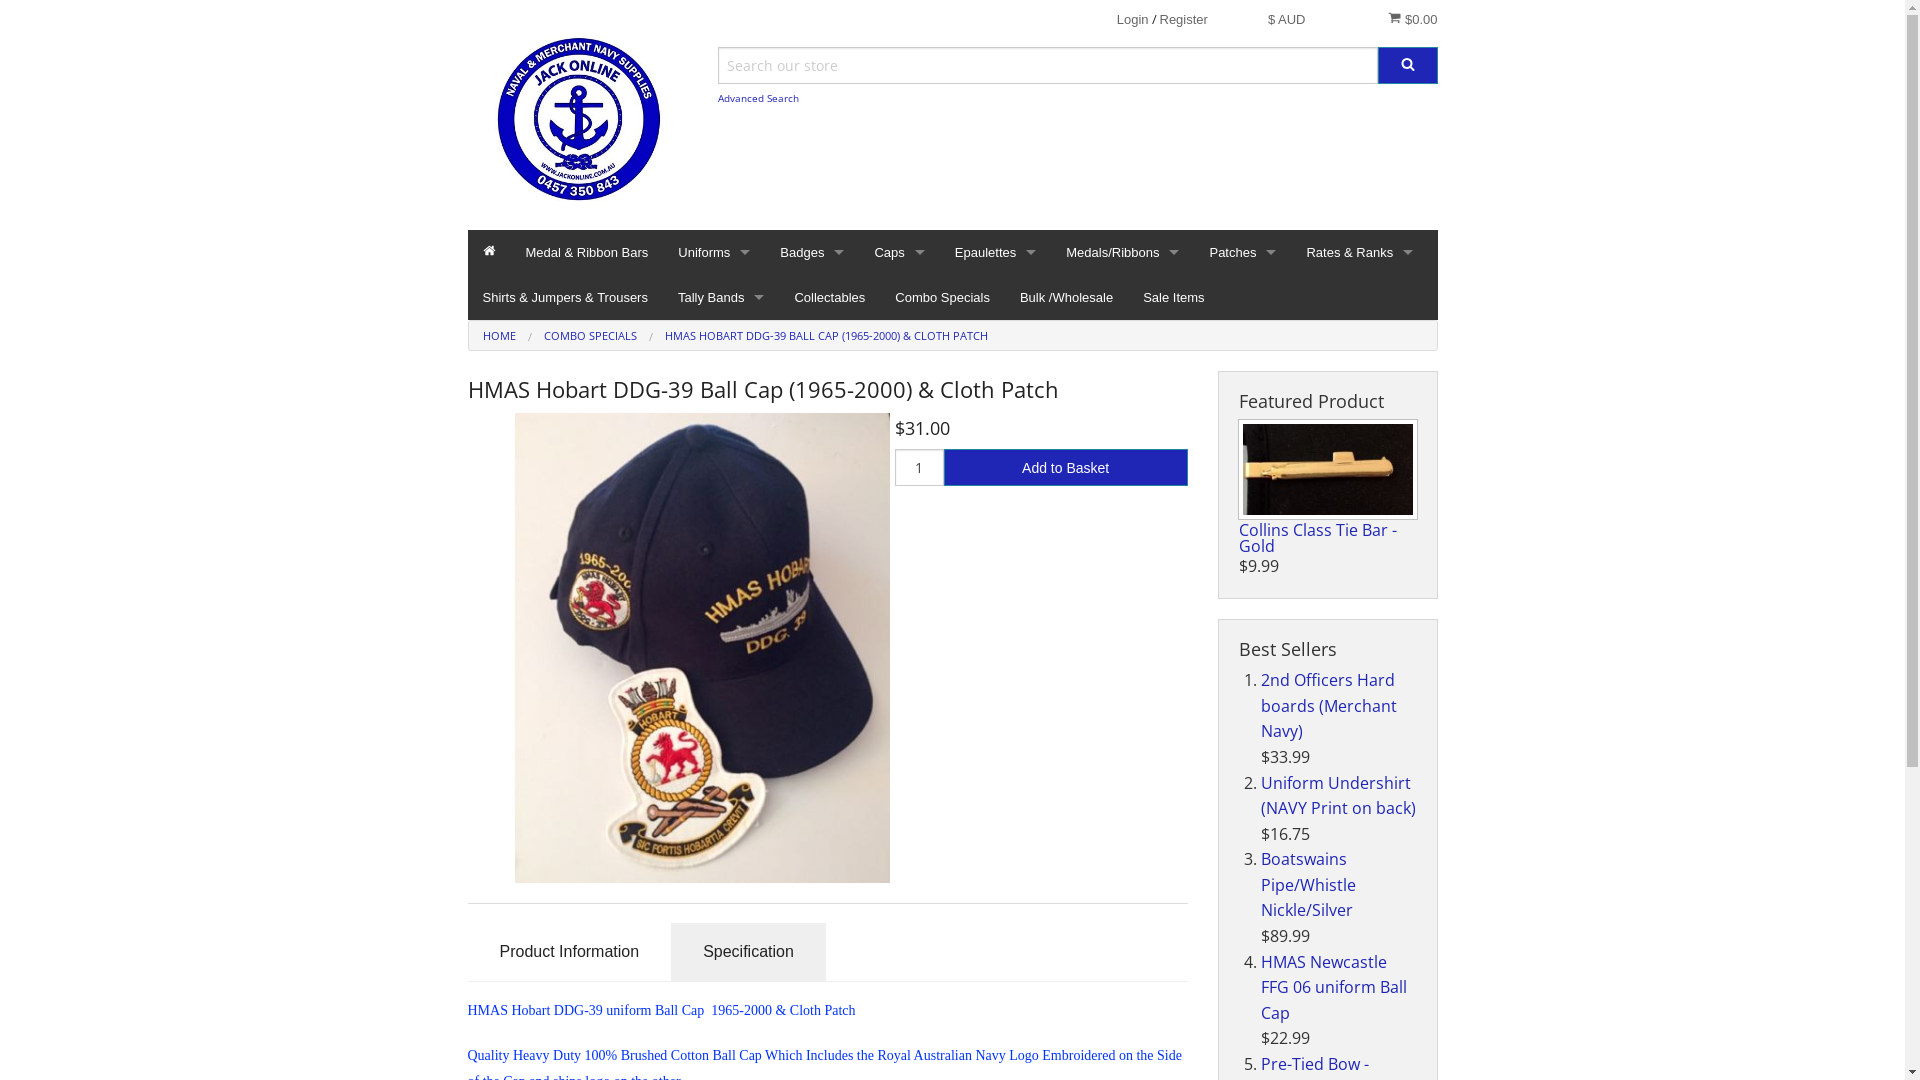  Describe the element at coordinates (1359, 411) in the screenshot. I see `'Collectable Rates & Ranks'` at that location.